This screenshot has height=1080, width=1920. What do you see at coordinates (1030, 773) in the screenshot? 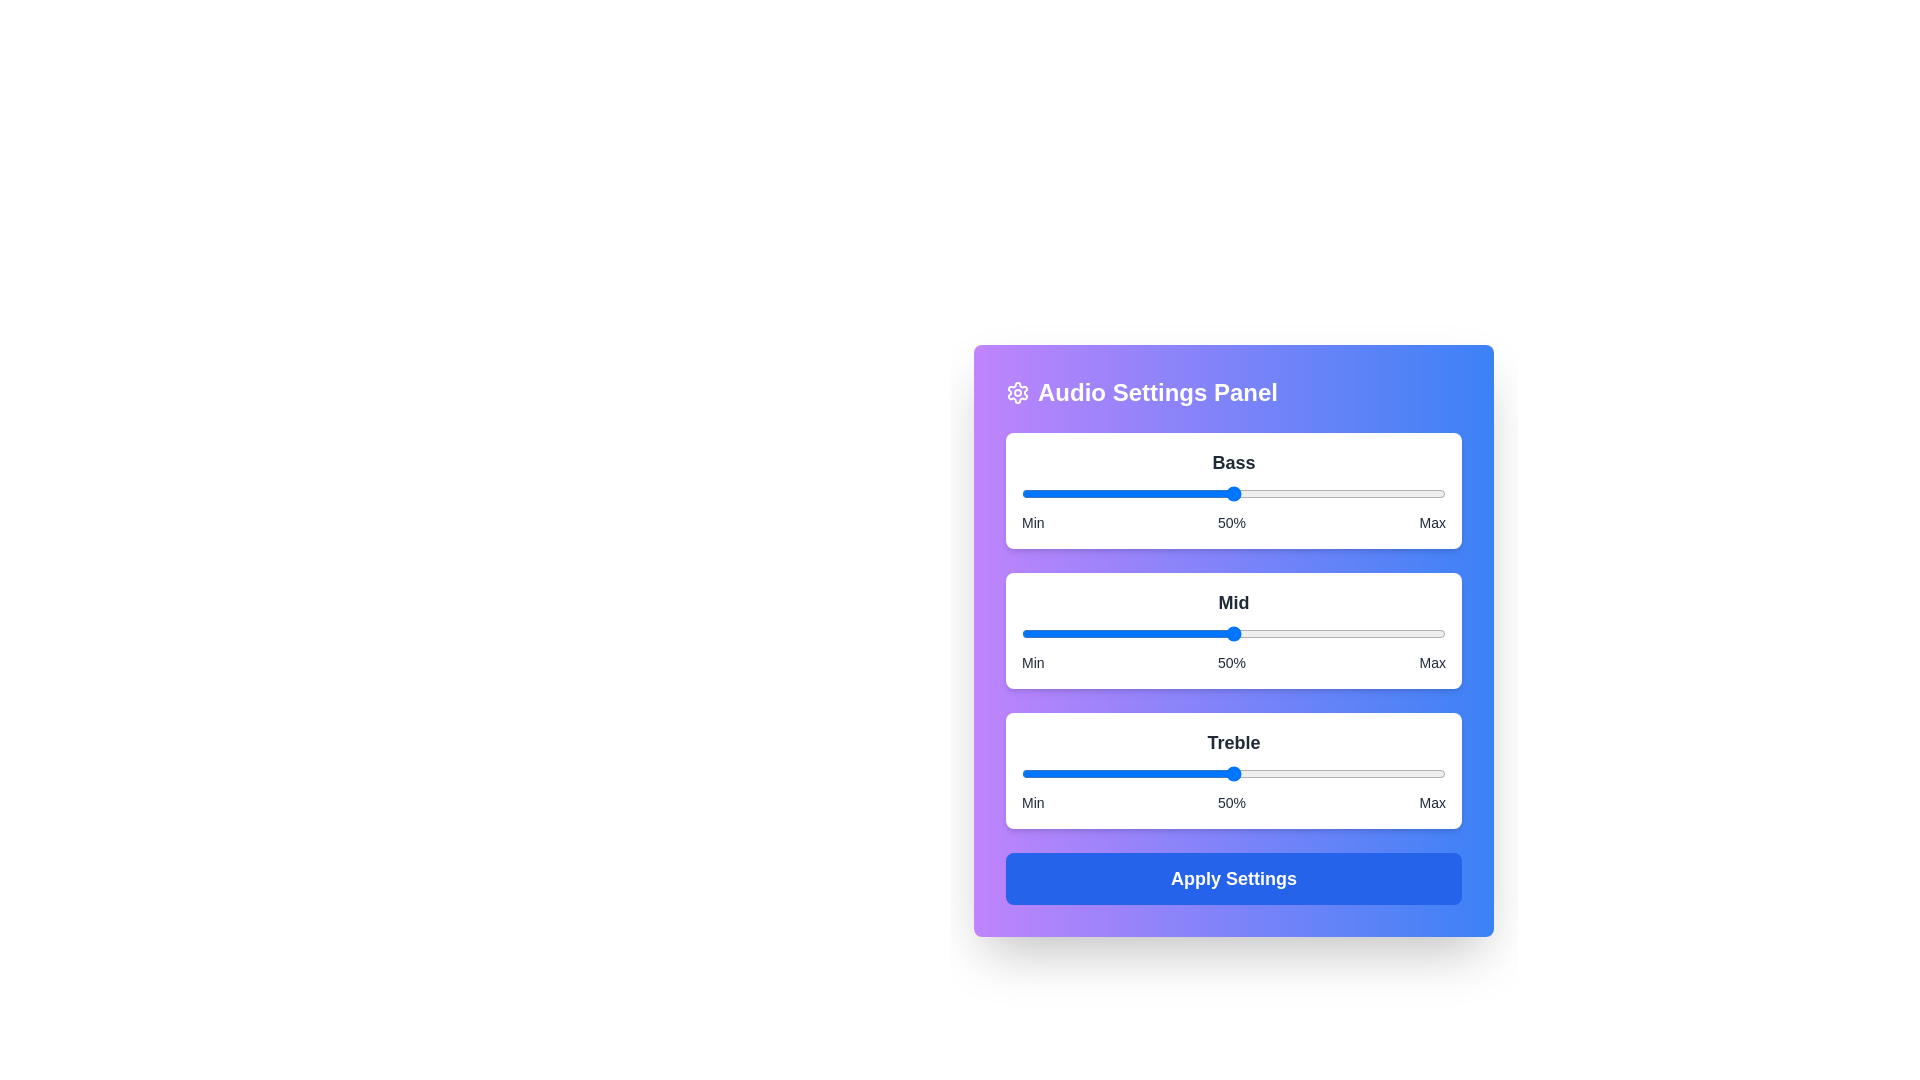
I see `the treble level` at bounding box center [1030, 773].